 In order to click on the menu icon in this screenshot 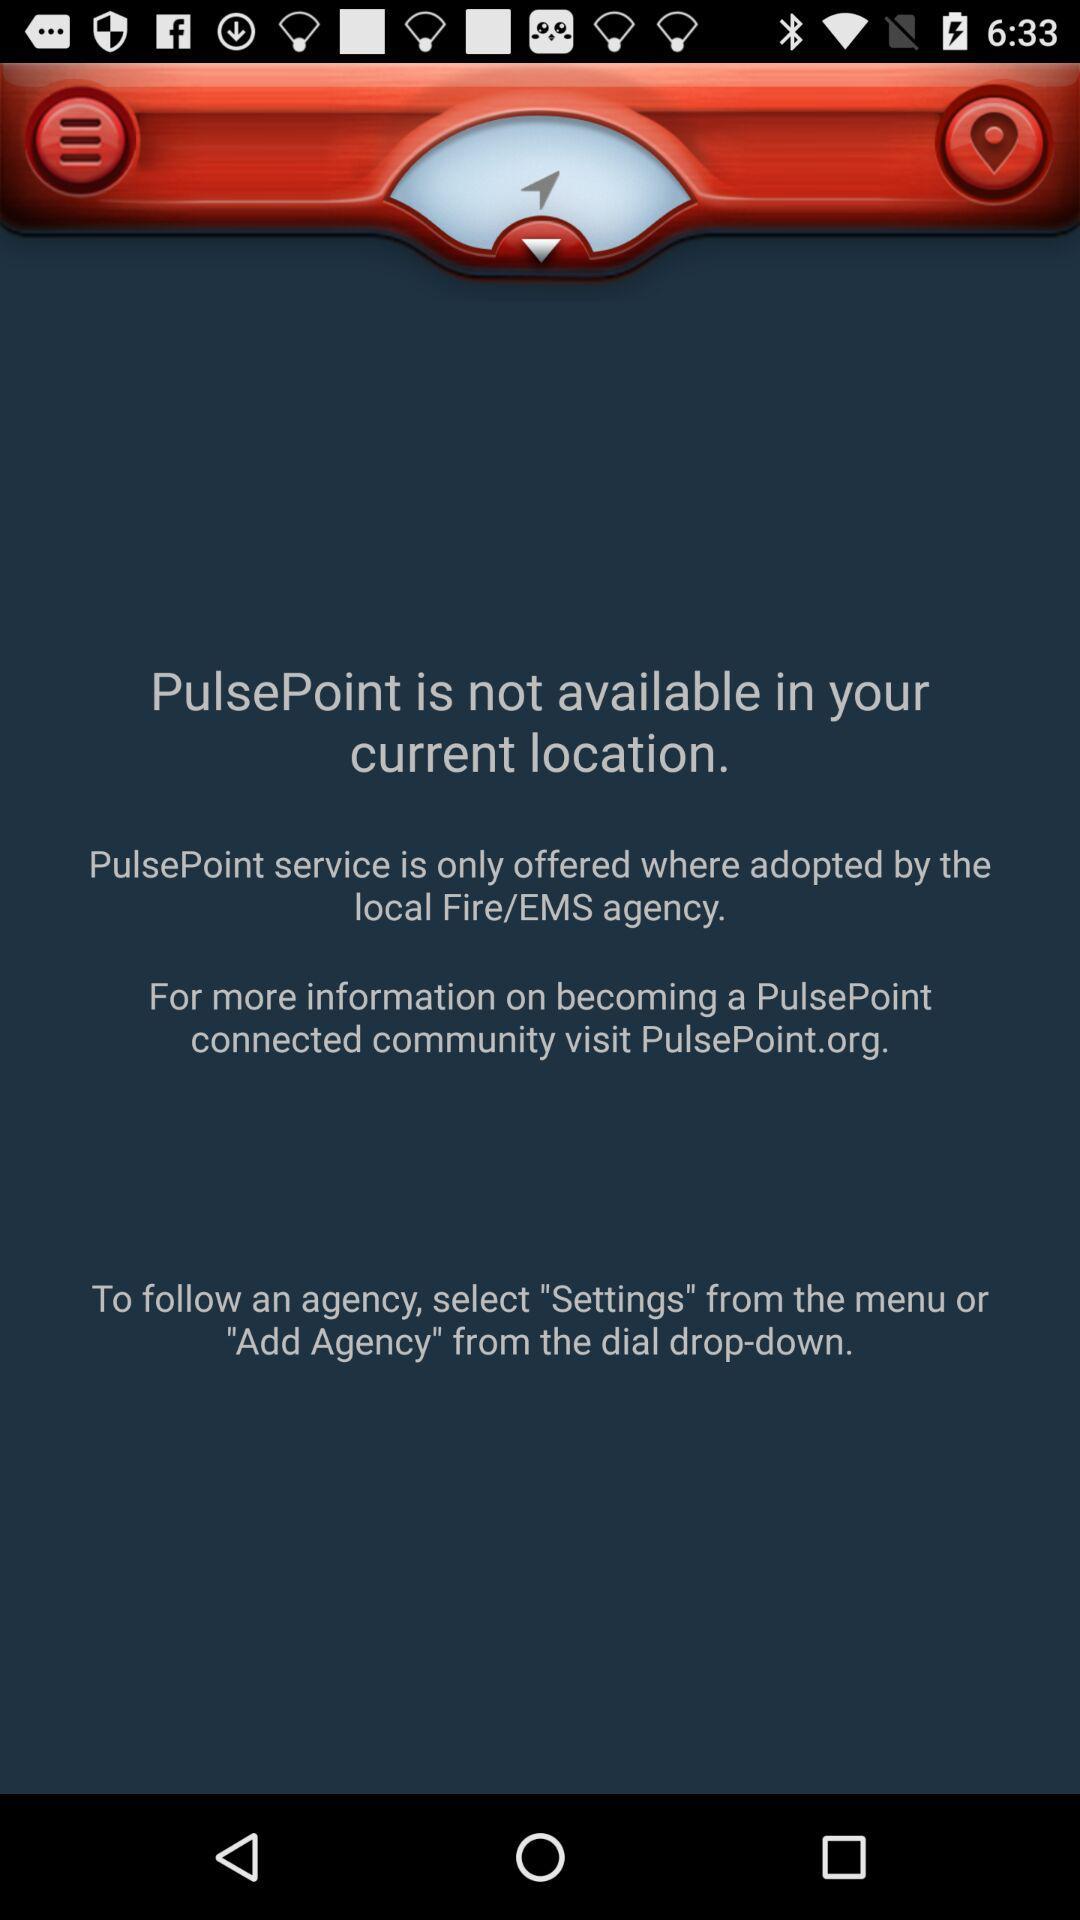, I will do `click(79, 139)`.